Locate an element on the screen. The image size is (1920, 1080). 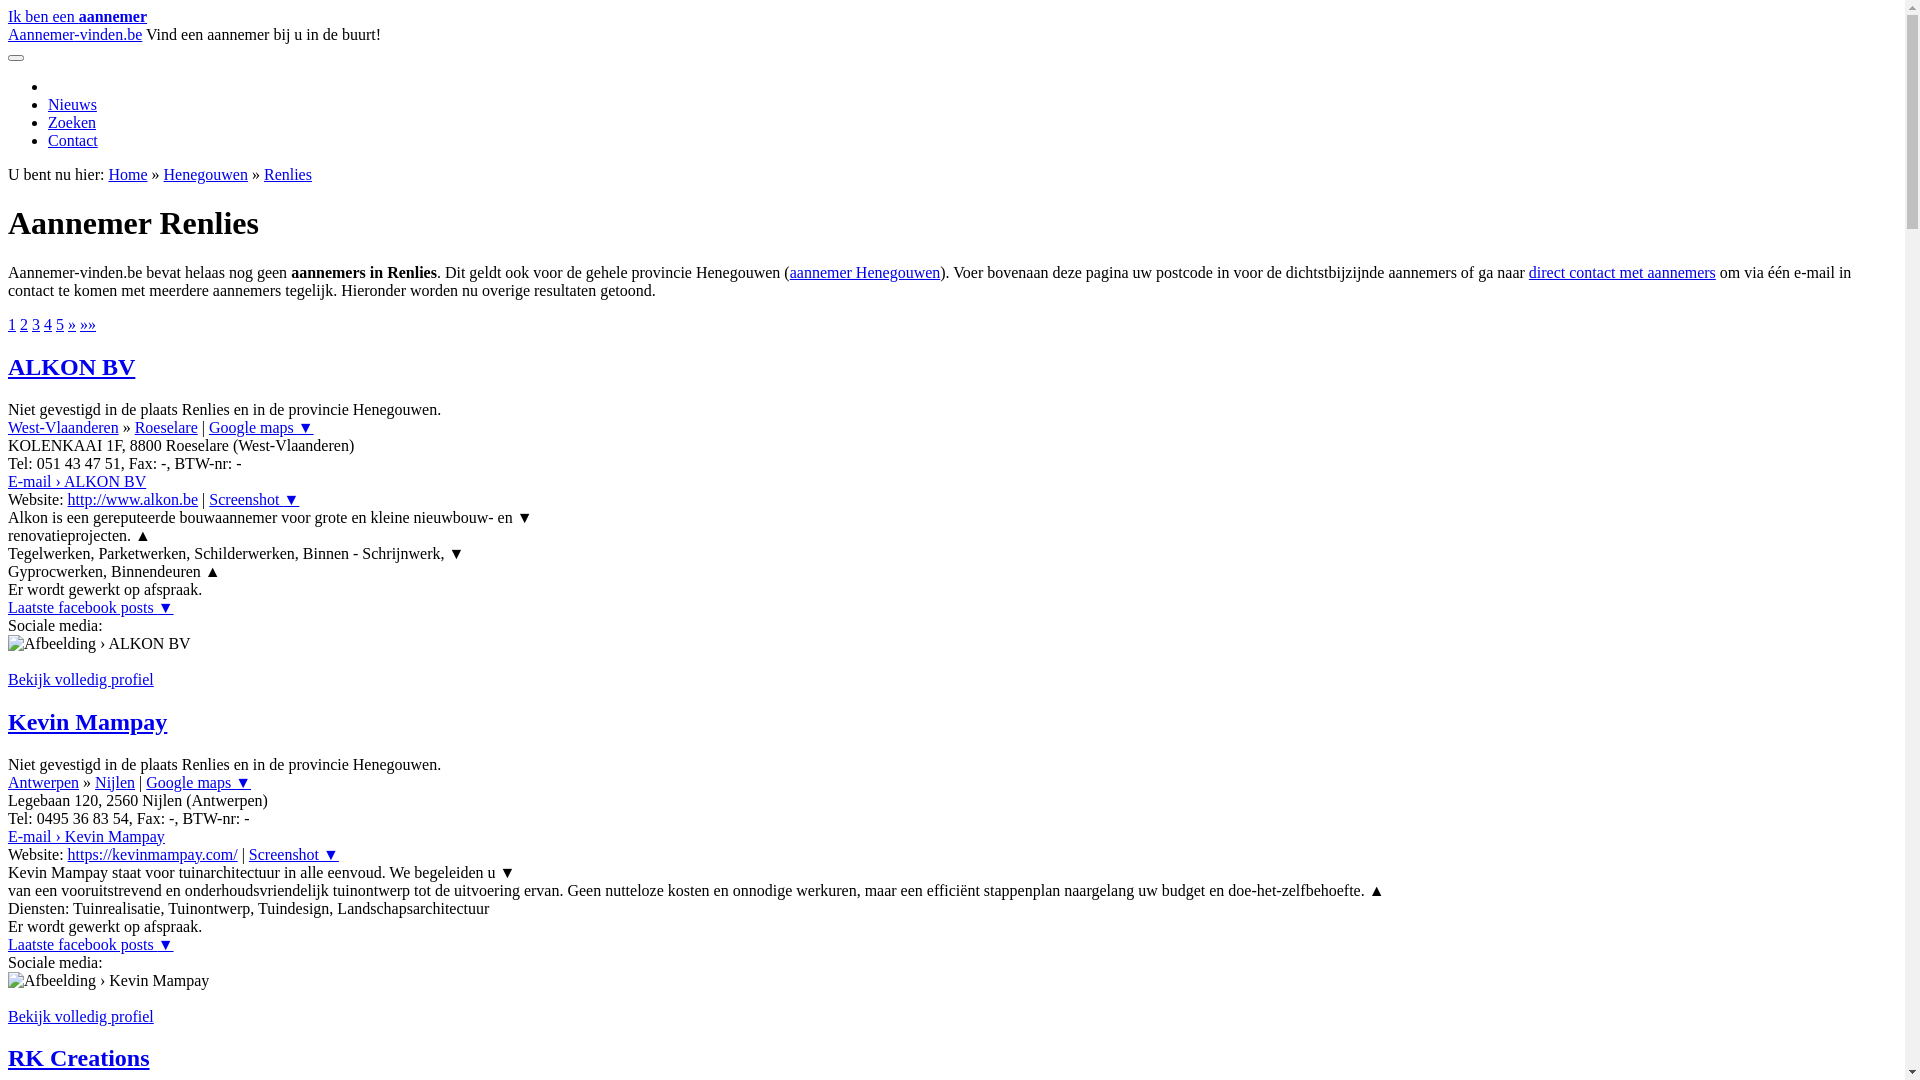
'Kevin Mampay' is located at coordinates (86, 721).